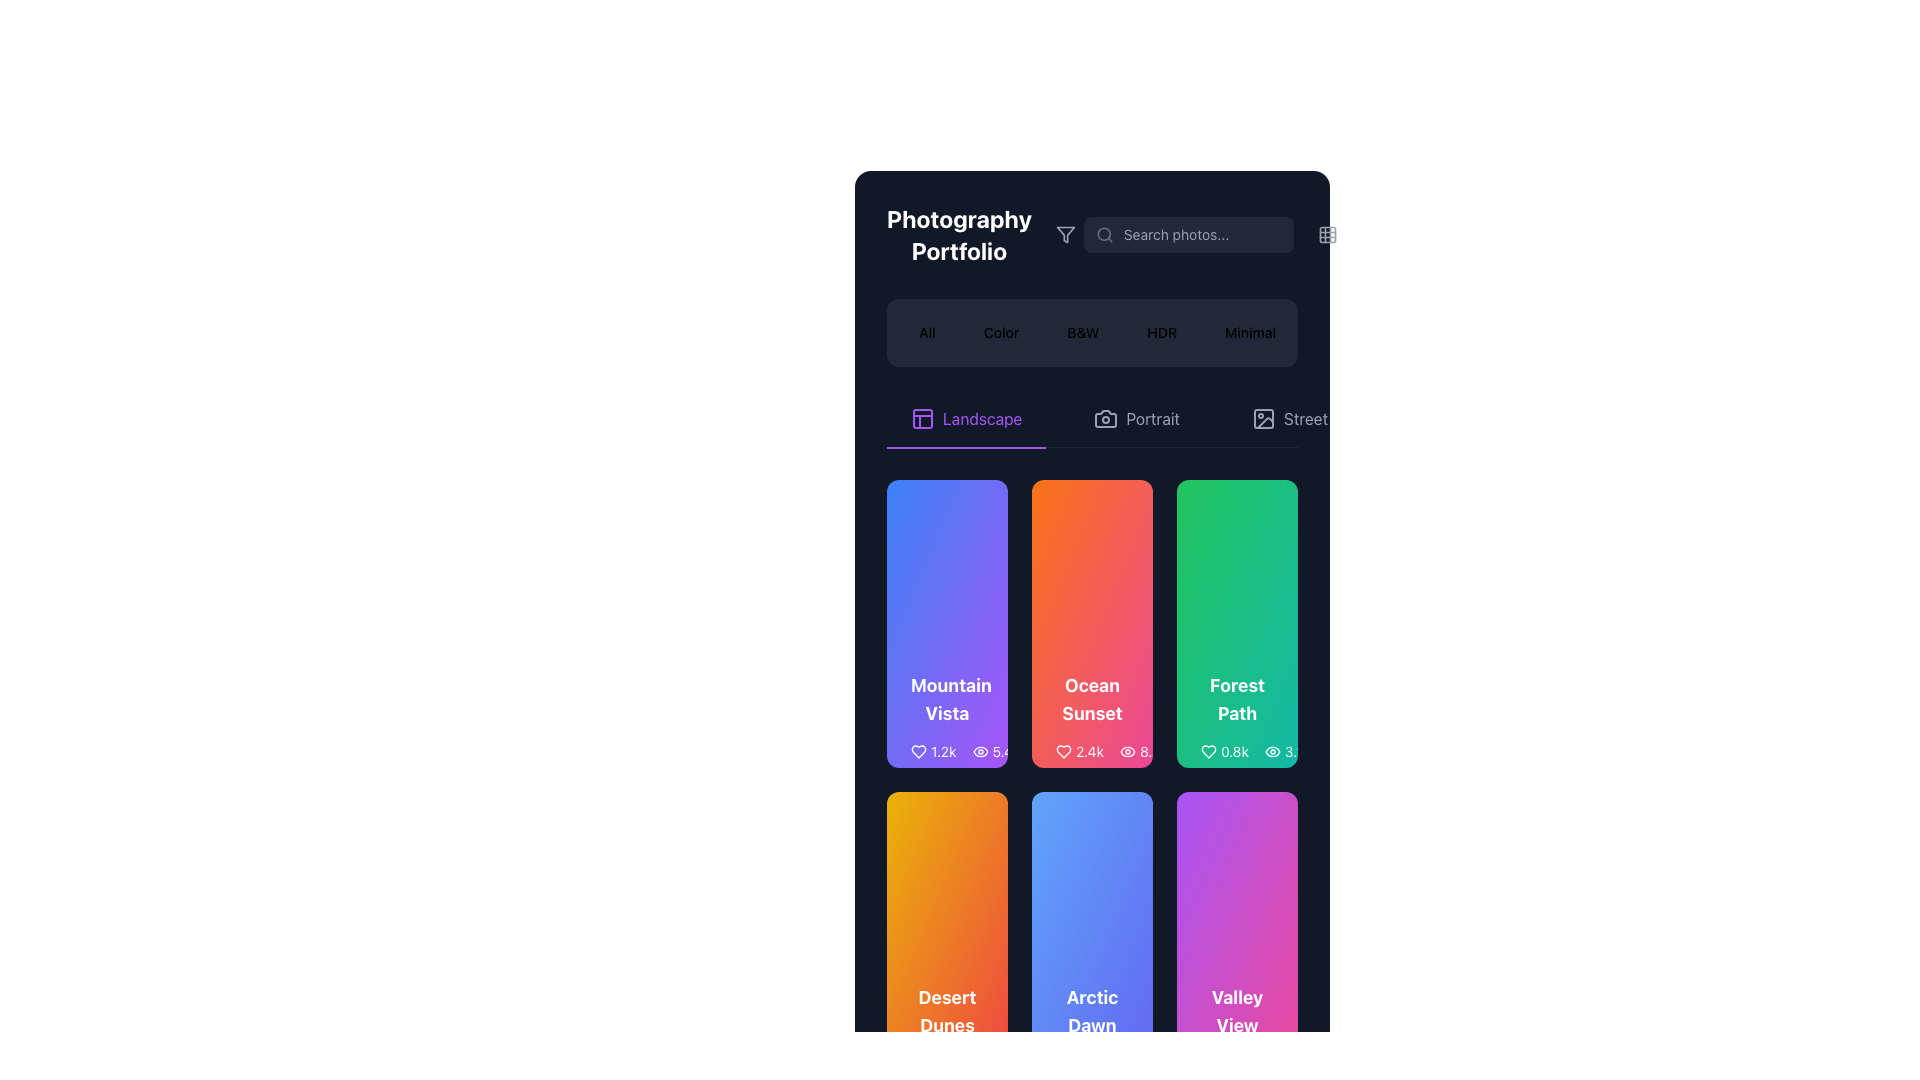  Describe the element at coordinates (1075, 752) in the screenshot. I see `the download icon, which is a small downward arrow with a horizontal bar beneath it, located centrally in the 'Ocean Sunset' card in the second row's middle column` at that location.